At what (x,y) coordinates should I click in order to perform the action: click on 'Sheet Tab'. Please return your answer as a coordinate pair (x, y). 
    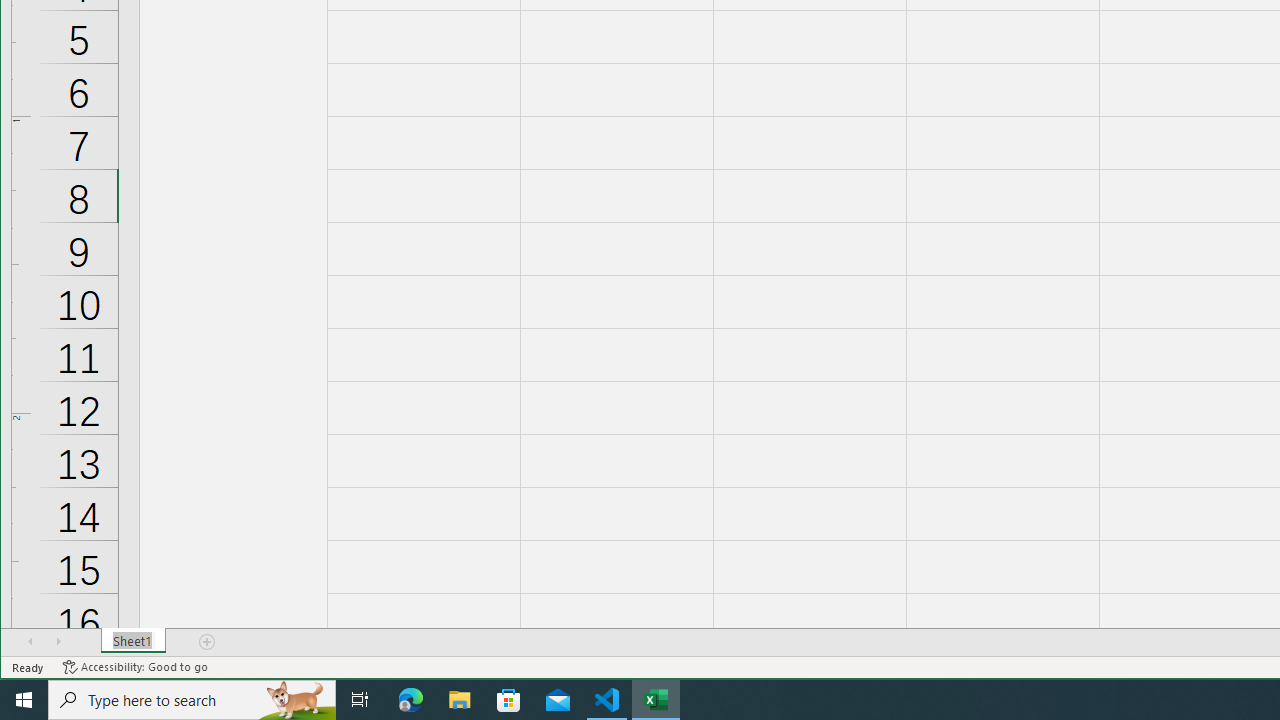
    Looking at the image, I should click on (132, 641).